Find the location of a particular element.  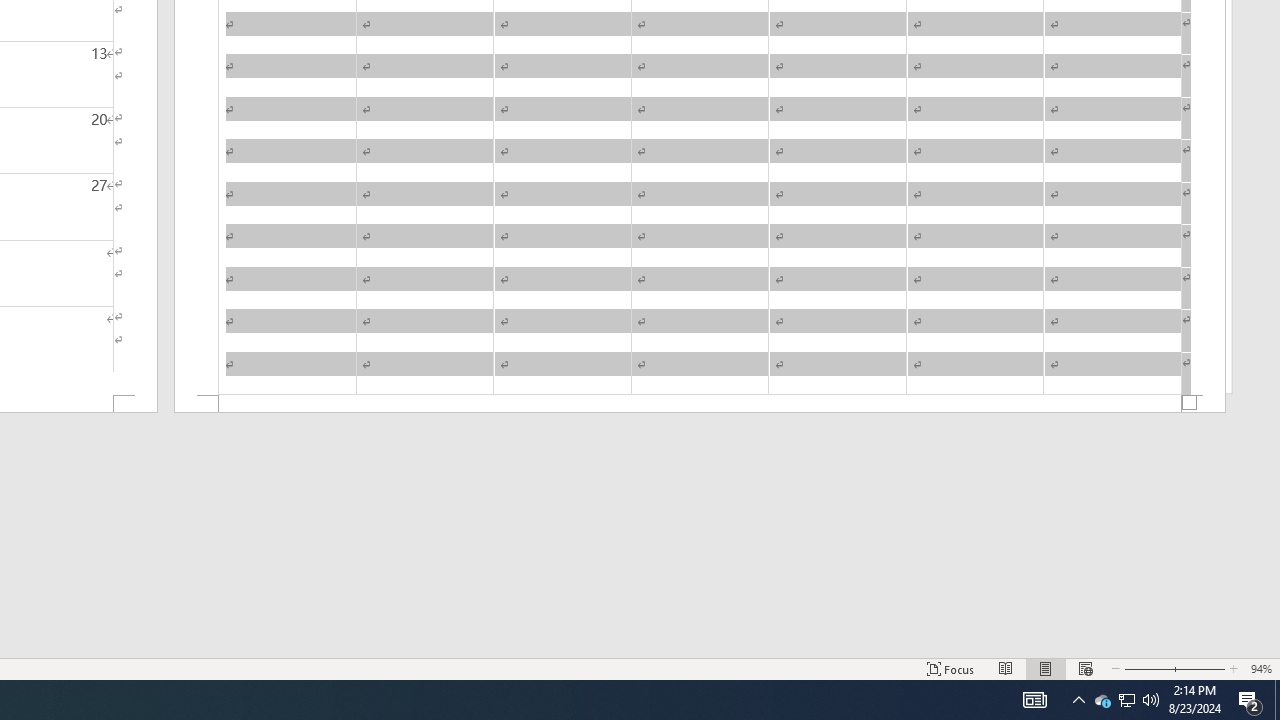

'Zoom Out' is located at coordinates (1147, 669).